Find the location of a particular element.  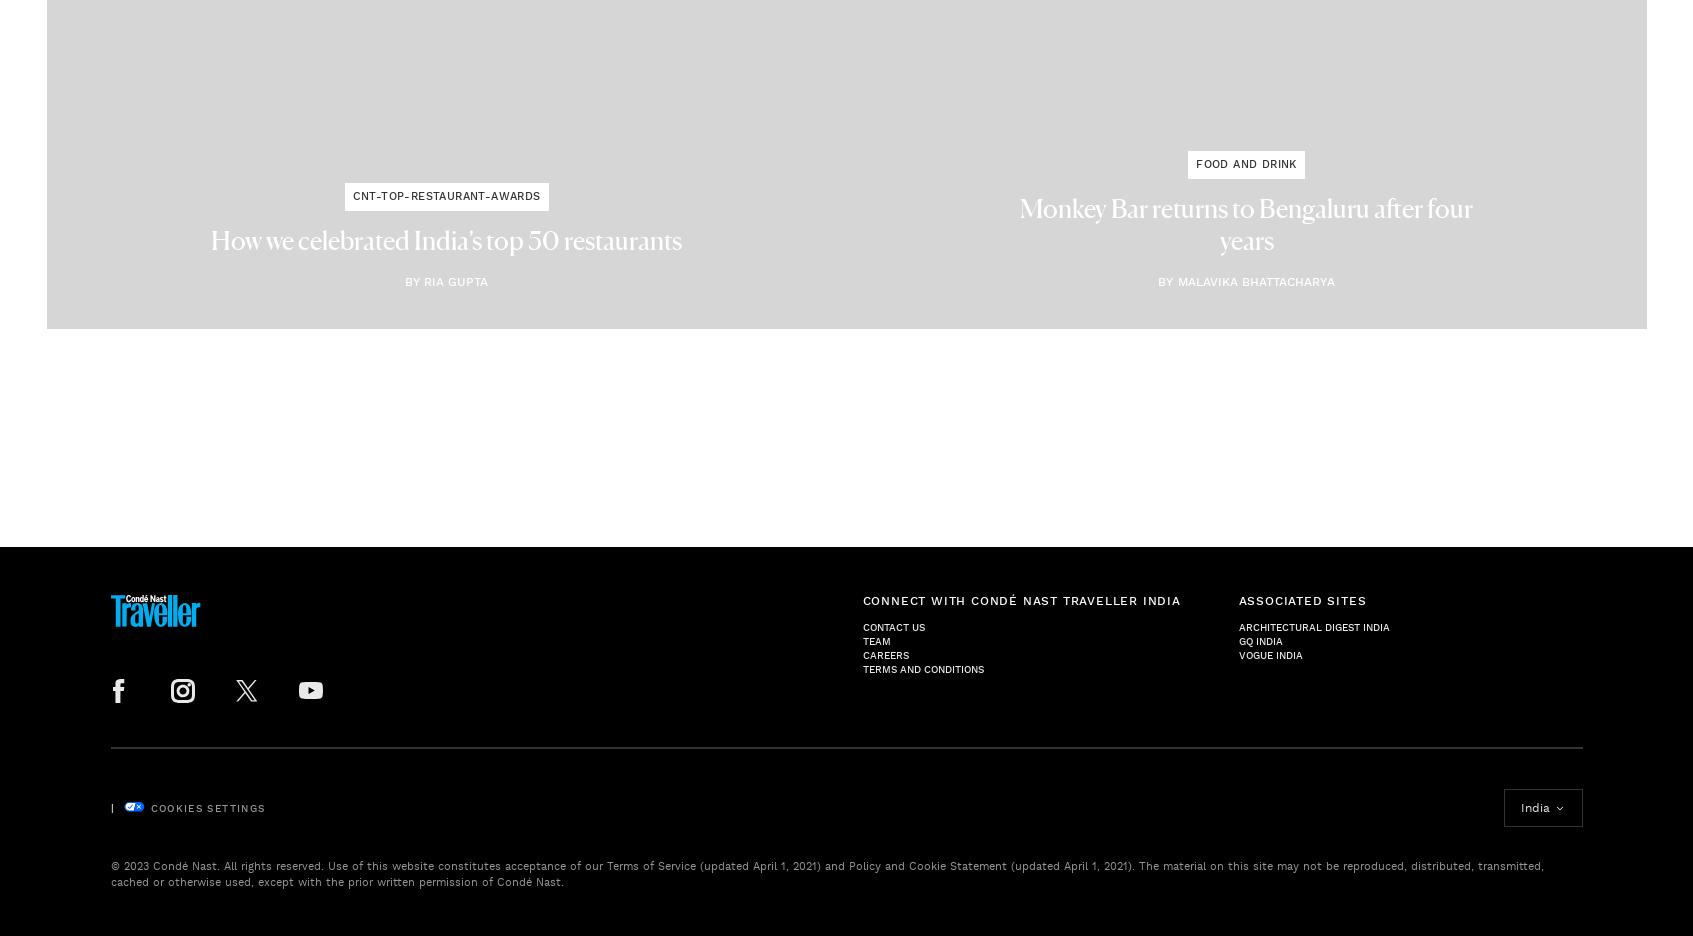

'cnt-top-restaurant-awards' is located at coordinates (351, 194).